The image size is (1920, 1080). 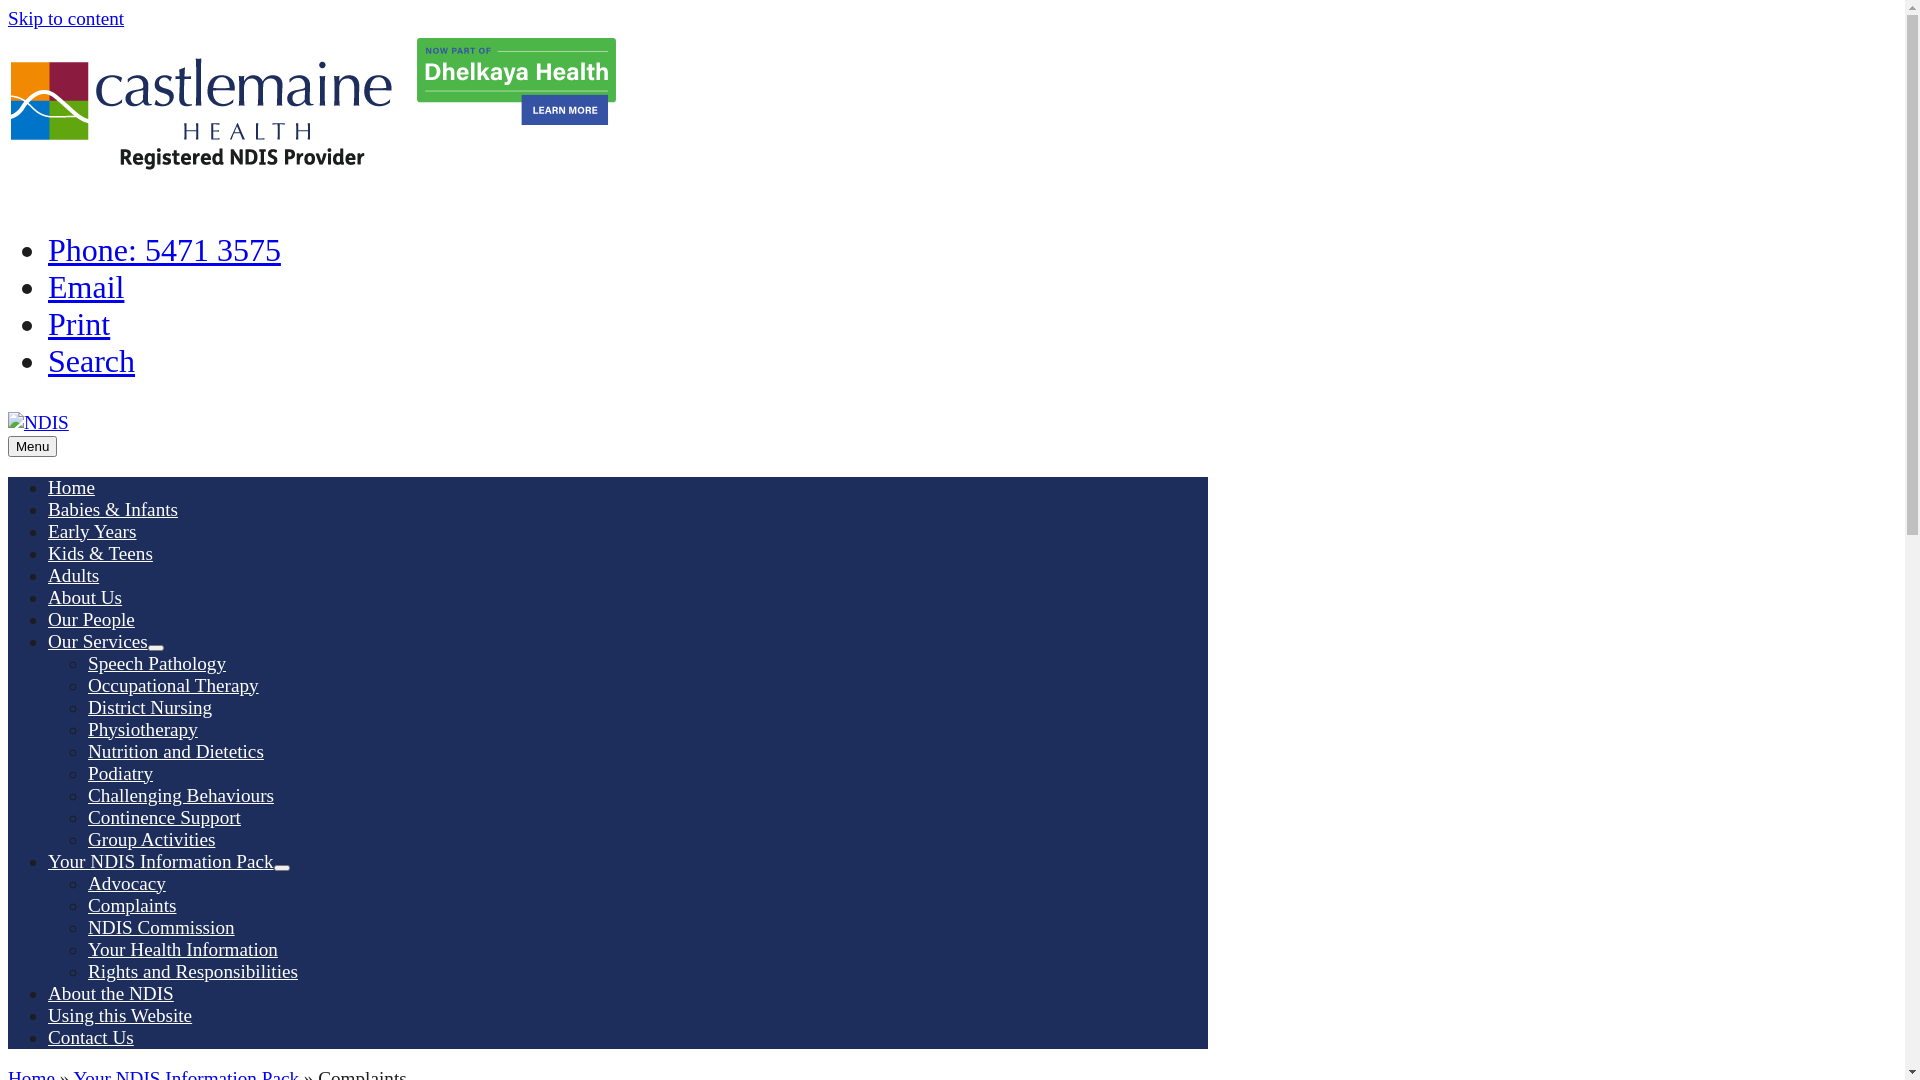 I want to click on 'Adults', so click(x=73, y=575).